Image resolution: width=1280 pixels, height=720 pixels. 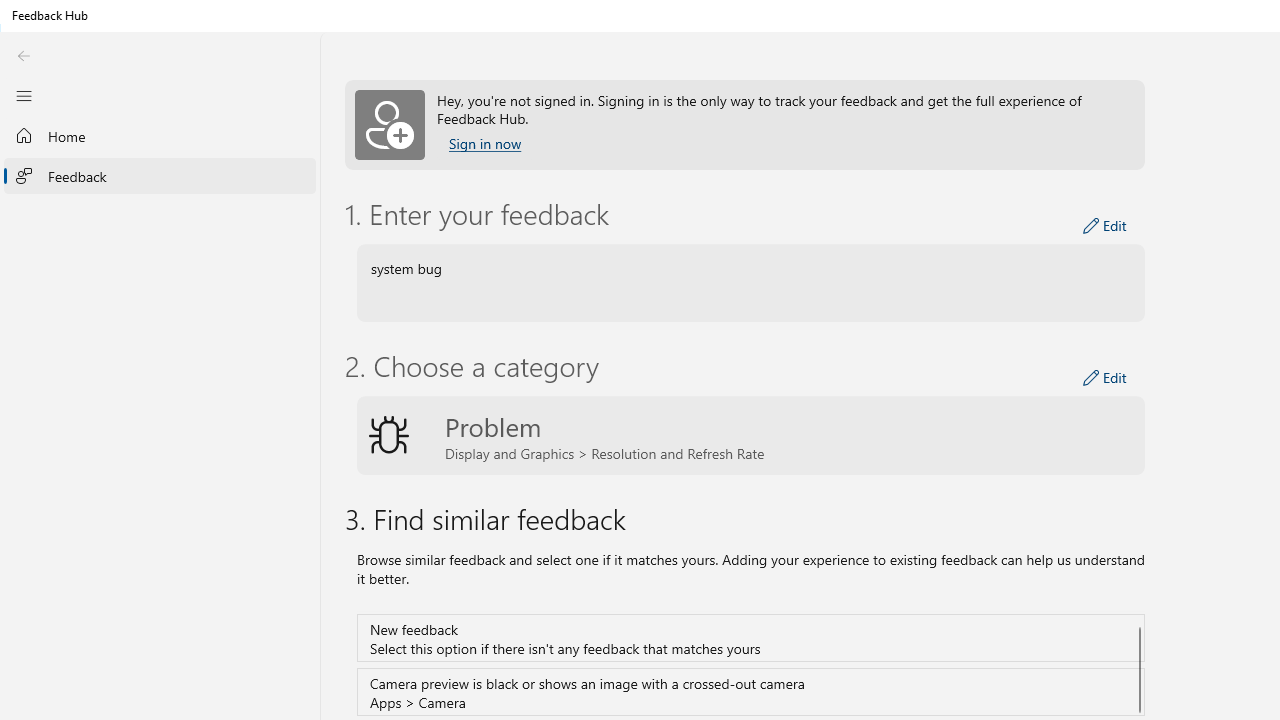 I want to click on 'Edit your feedback details', so click(x=1104, y=225).